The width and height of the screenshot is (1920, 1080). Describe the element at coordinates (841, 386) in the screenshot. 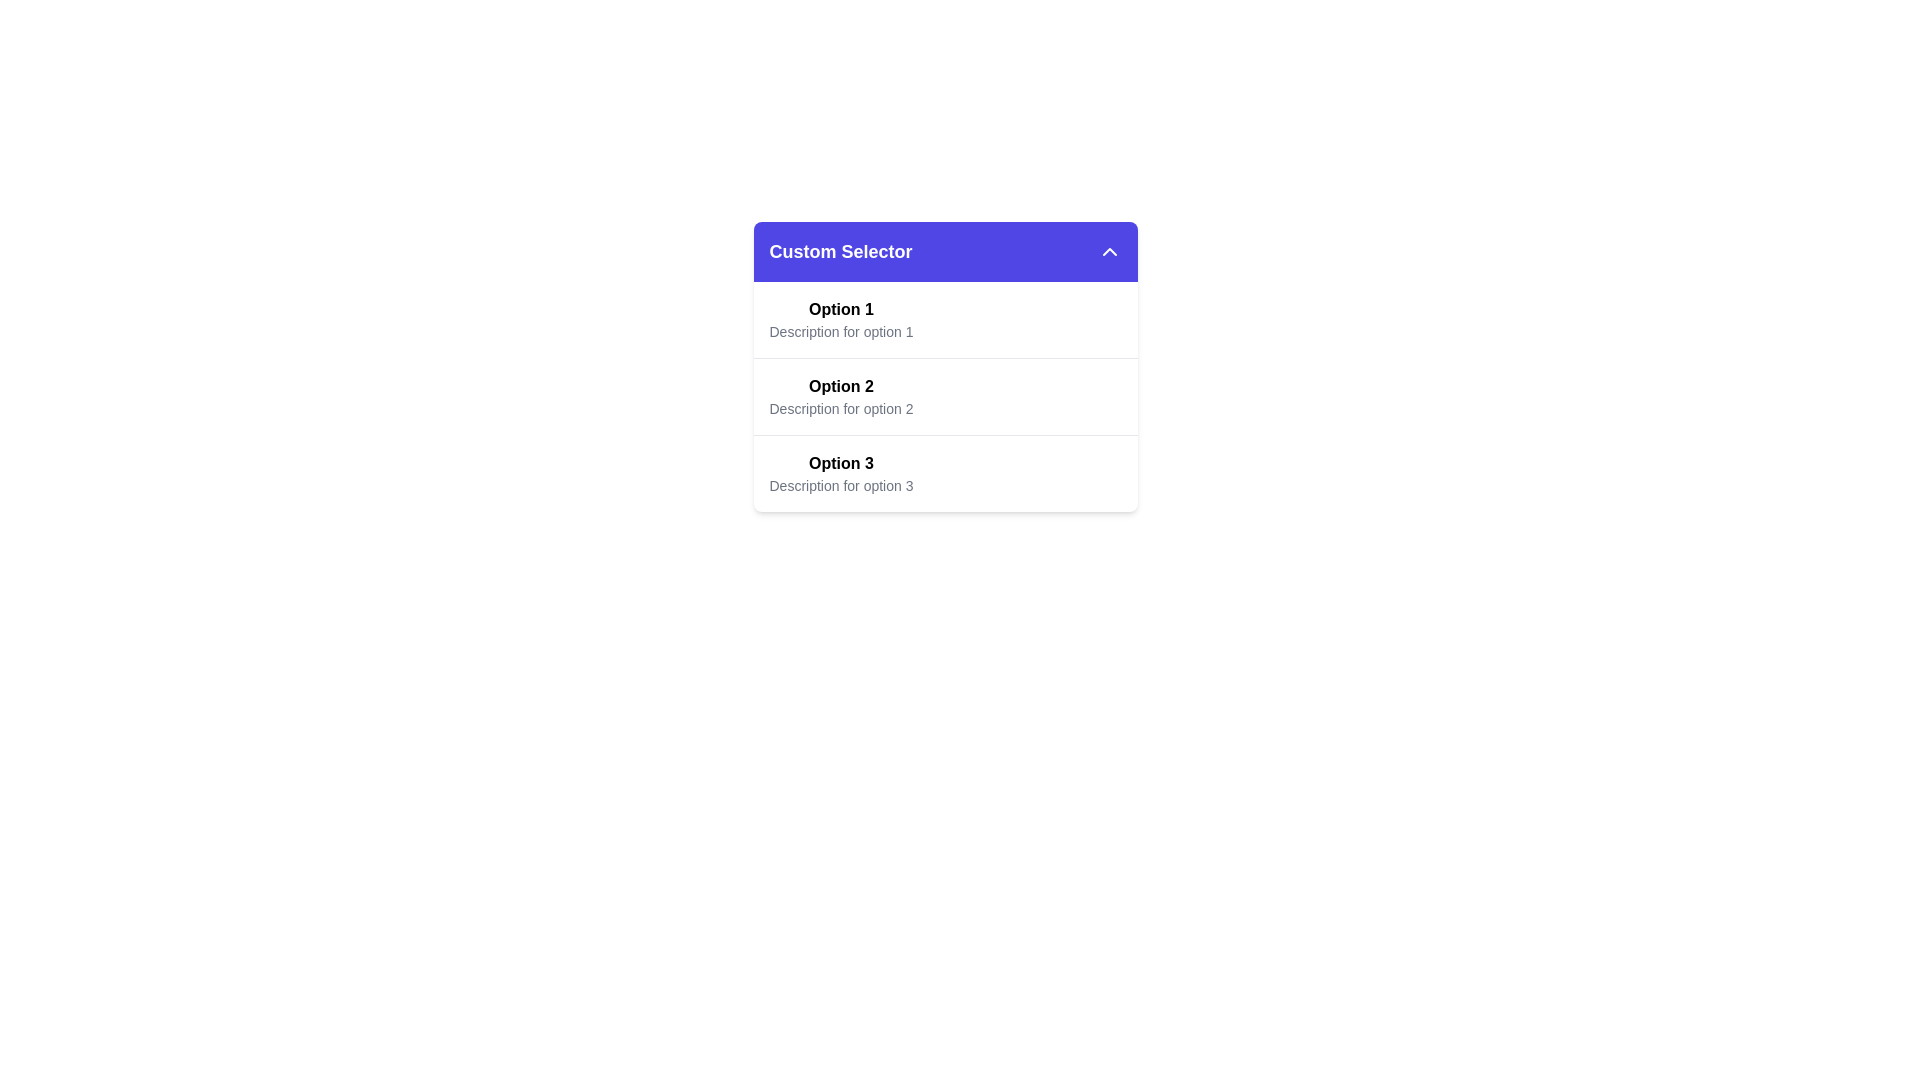

I see `the text label that serves as the title for 'Option 2' in the dropdown menu` at that location.